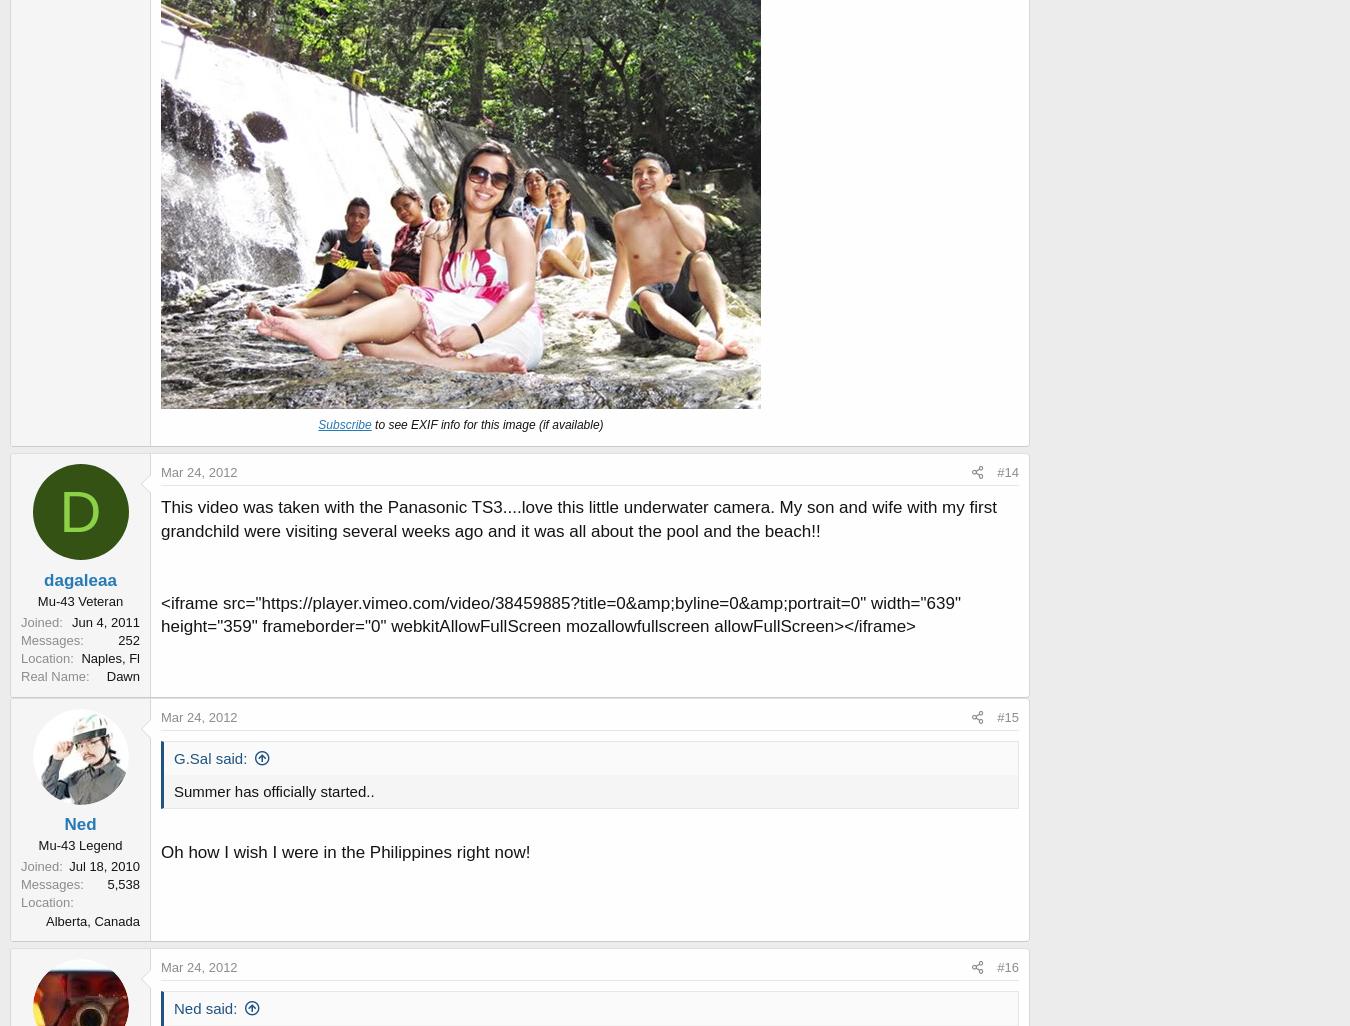 The height and width of the screenshot is (1026, 1350). Describe the element at coordinates (129, 639) in the screenshot. I see `'252'` at that location.